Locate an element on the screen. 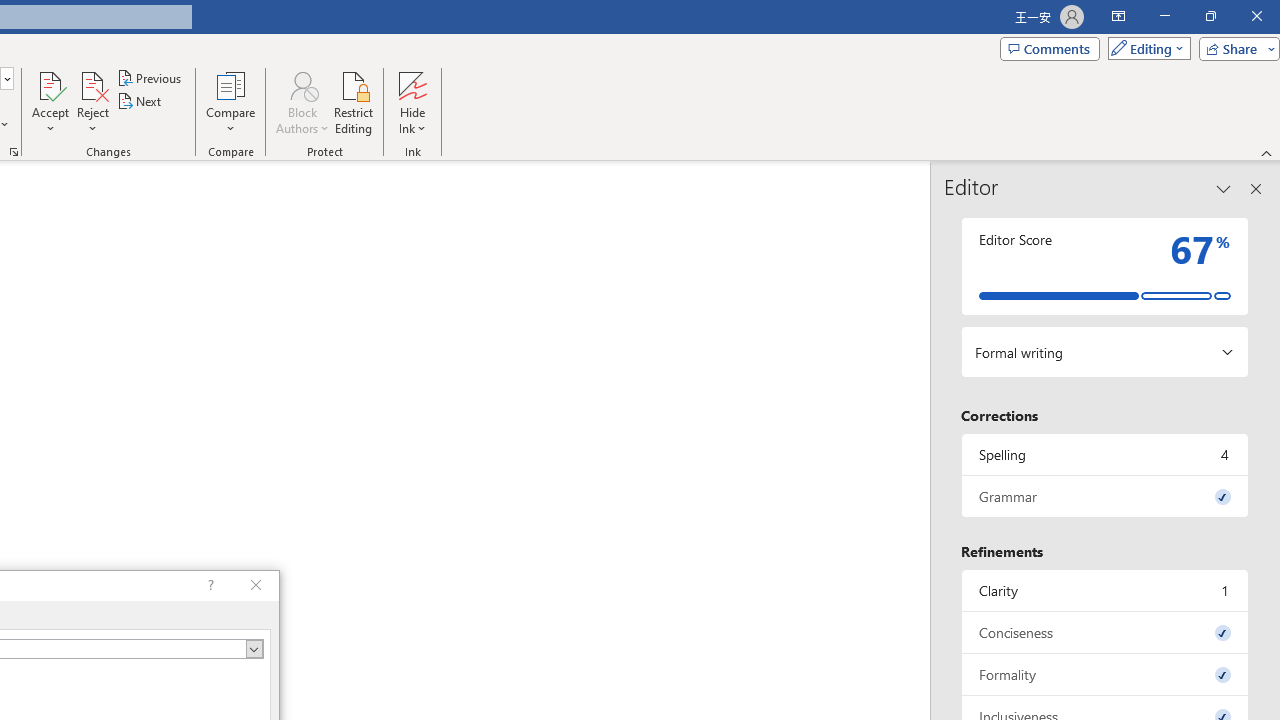 The image size is (1280, 720). 'Spelling, 4 issues. Press space or enter to review items.' is located at coordinates (1104, 454).